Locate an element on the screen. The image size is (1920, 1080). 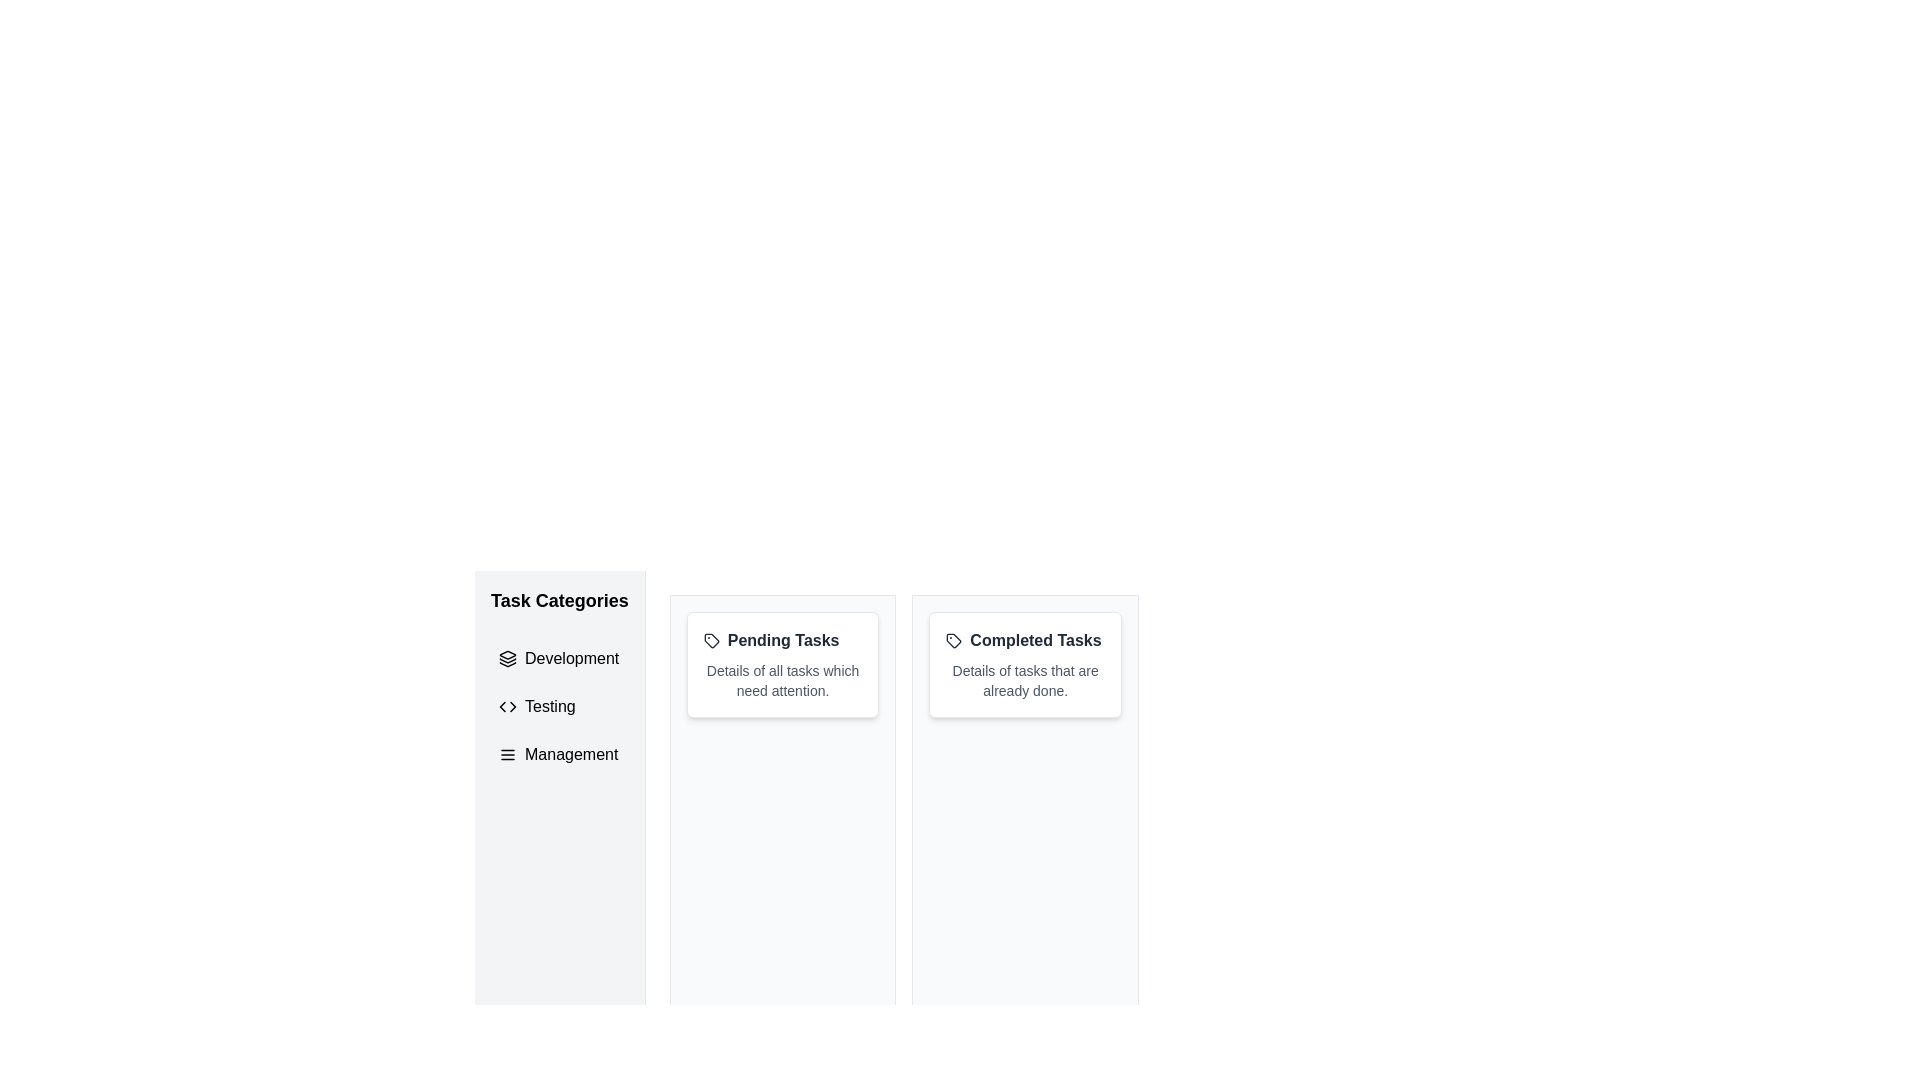
the text label indicating the category 'Testing' in the 'Task Categories' section is located at coordinates (550, 705).